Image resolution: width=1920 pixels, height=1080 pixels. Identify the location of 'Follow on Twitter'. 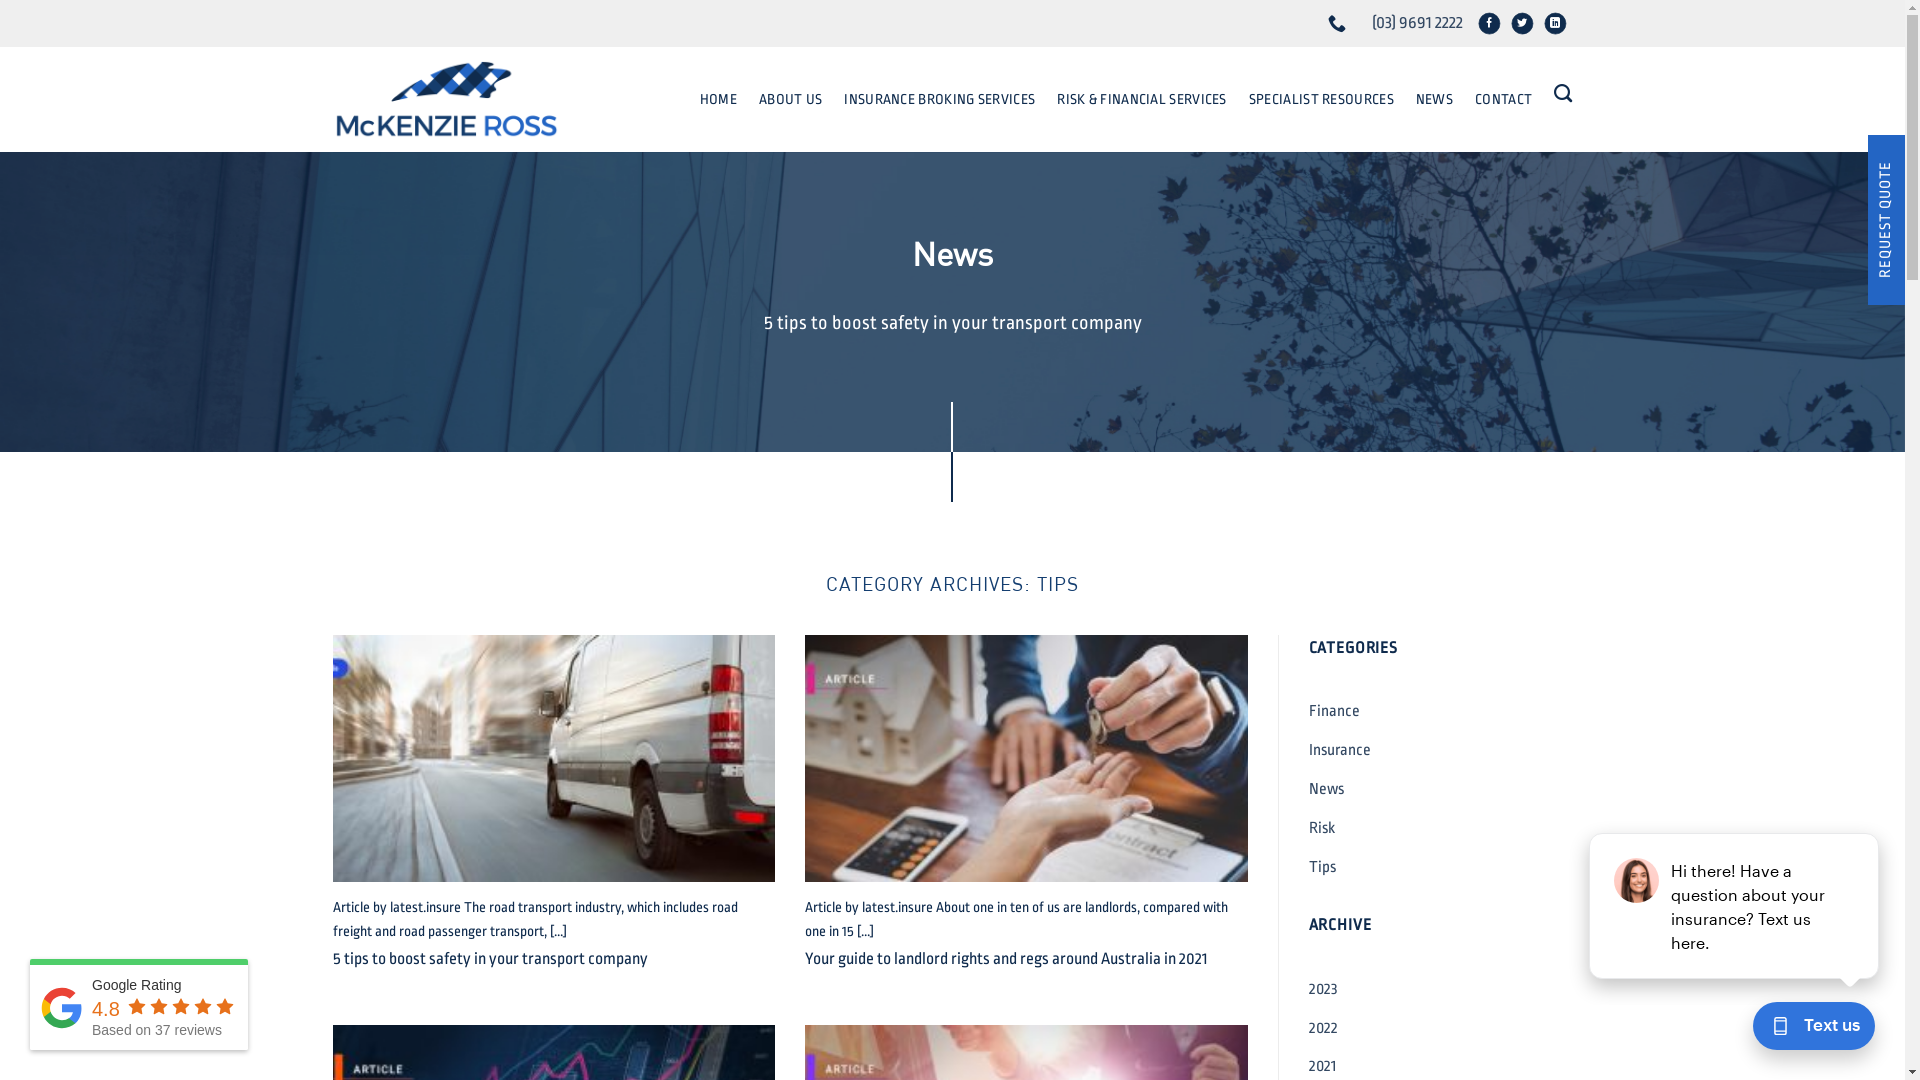
(1526, 27).